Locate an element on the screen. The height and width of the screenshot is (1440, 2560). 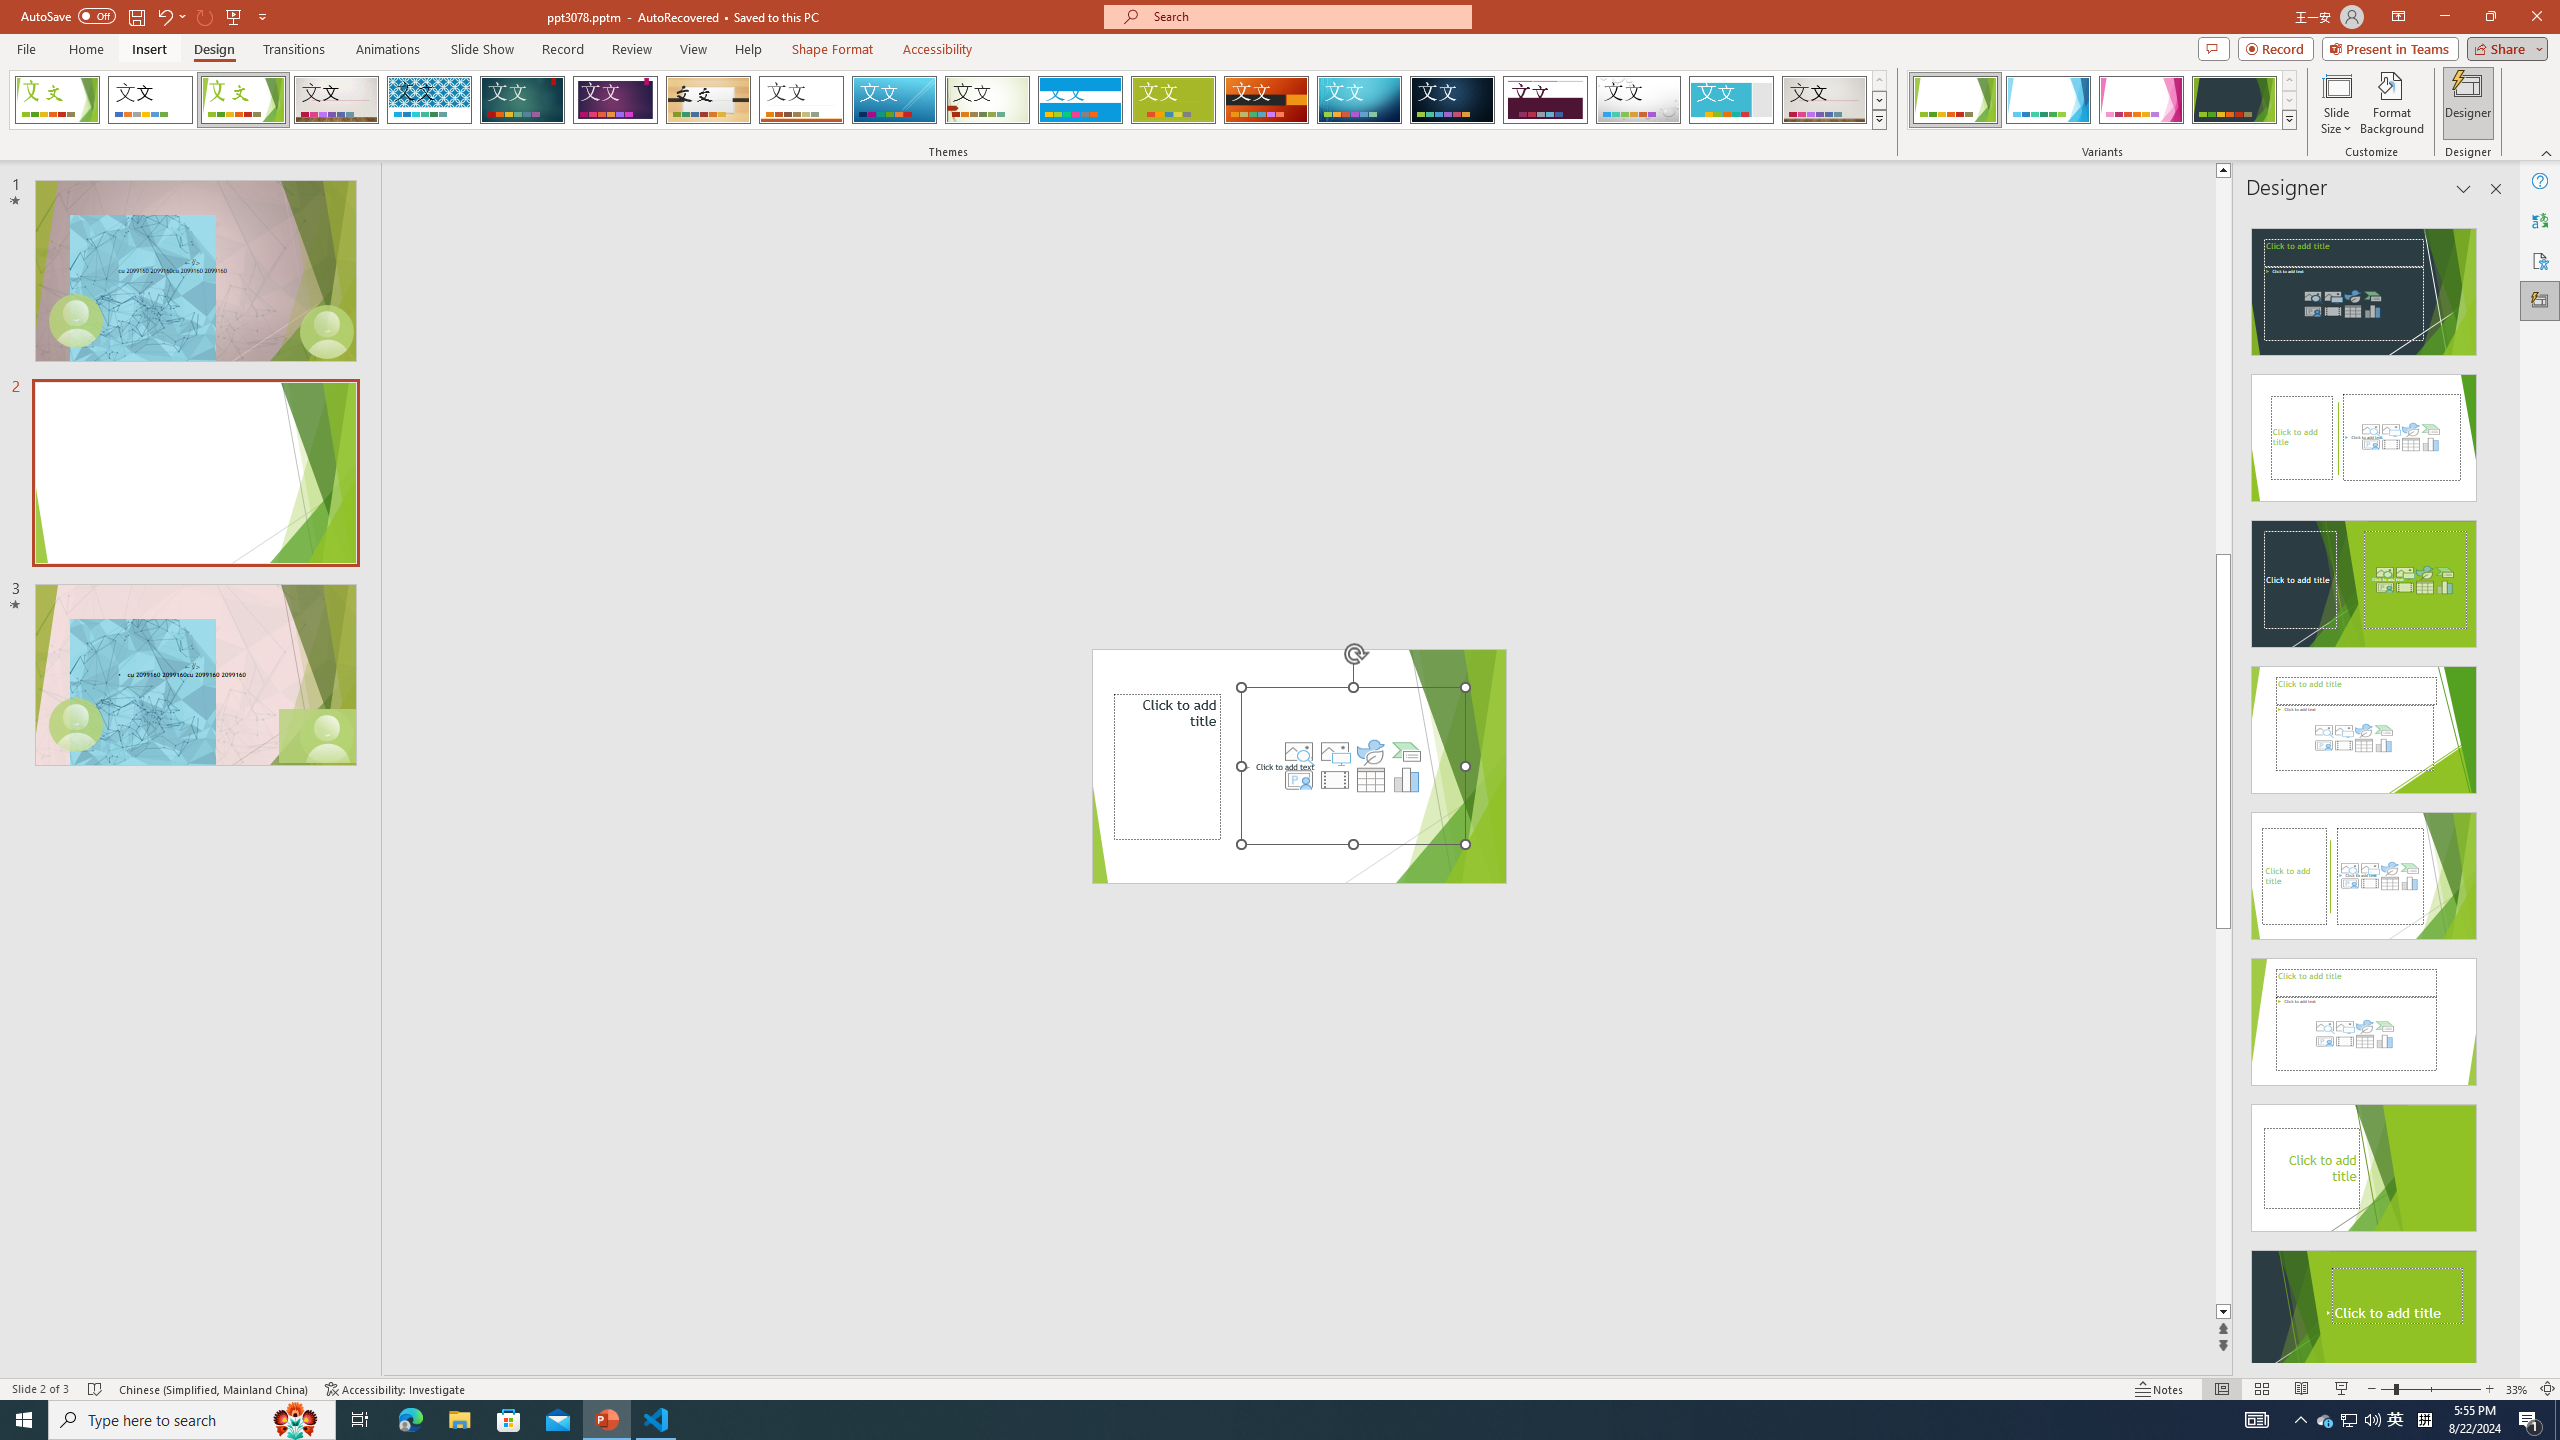
'Banded' is located at coordinates (1080, 99).